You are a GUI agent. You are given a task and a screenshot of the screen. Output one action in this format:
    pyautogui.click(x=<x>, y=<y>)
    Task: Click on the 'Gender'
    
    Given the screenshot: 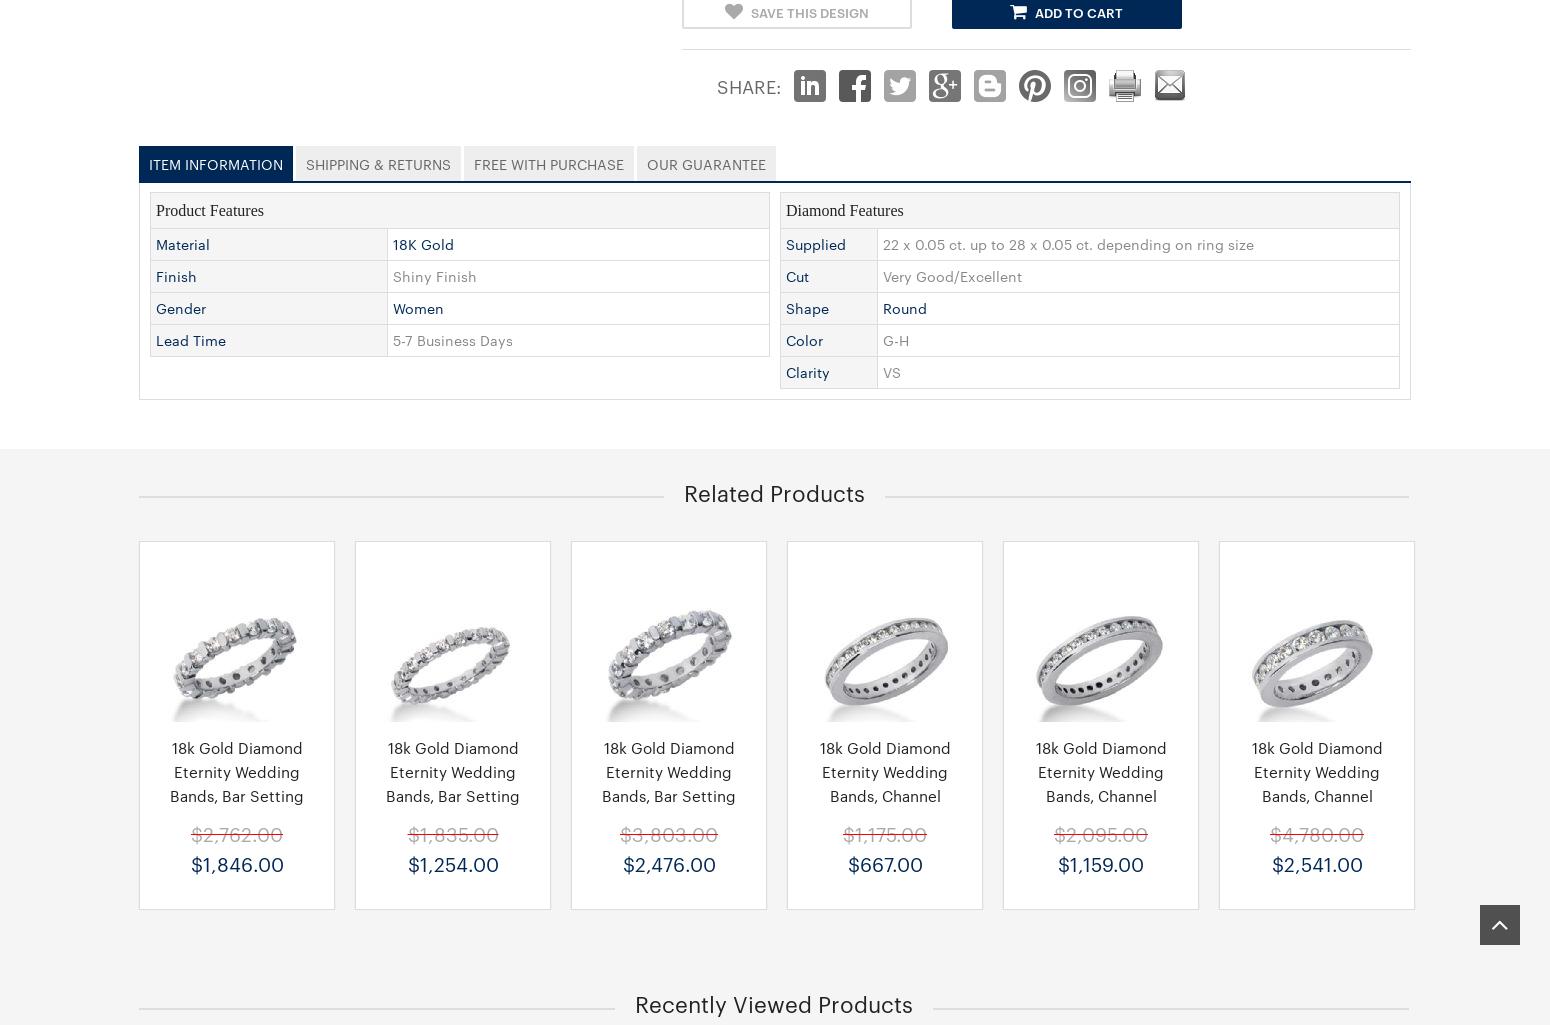 What is the action you would take?
    pyautogui.click(x=180, y=306)
    